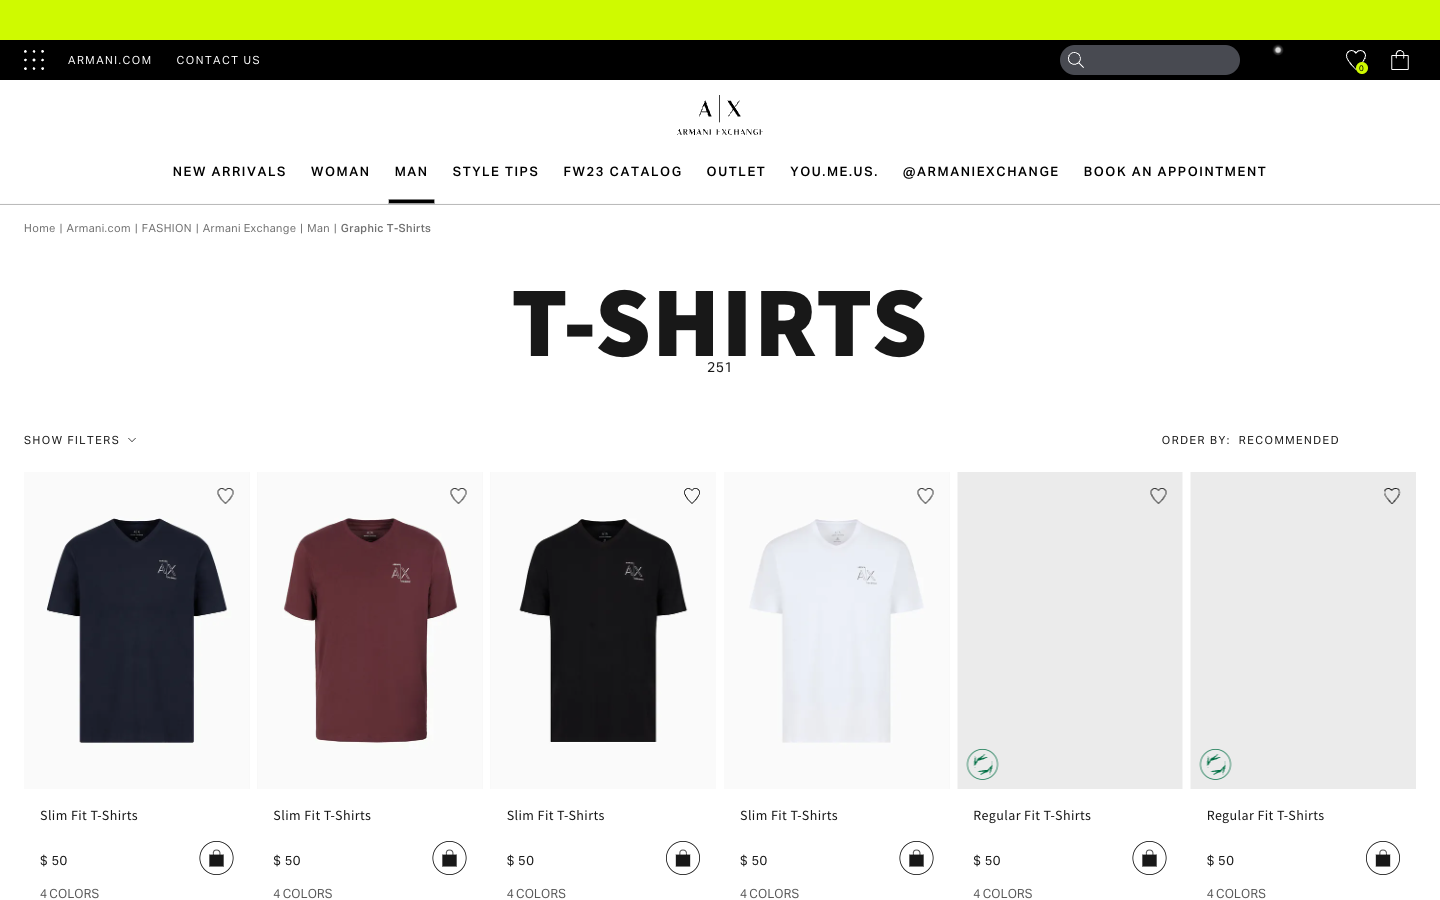  Describe the element at coordinates (535, 892) in the screenshot. I see `Opt for a new color for the third T-shirt starting from the left` at that location.